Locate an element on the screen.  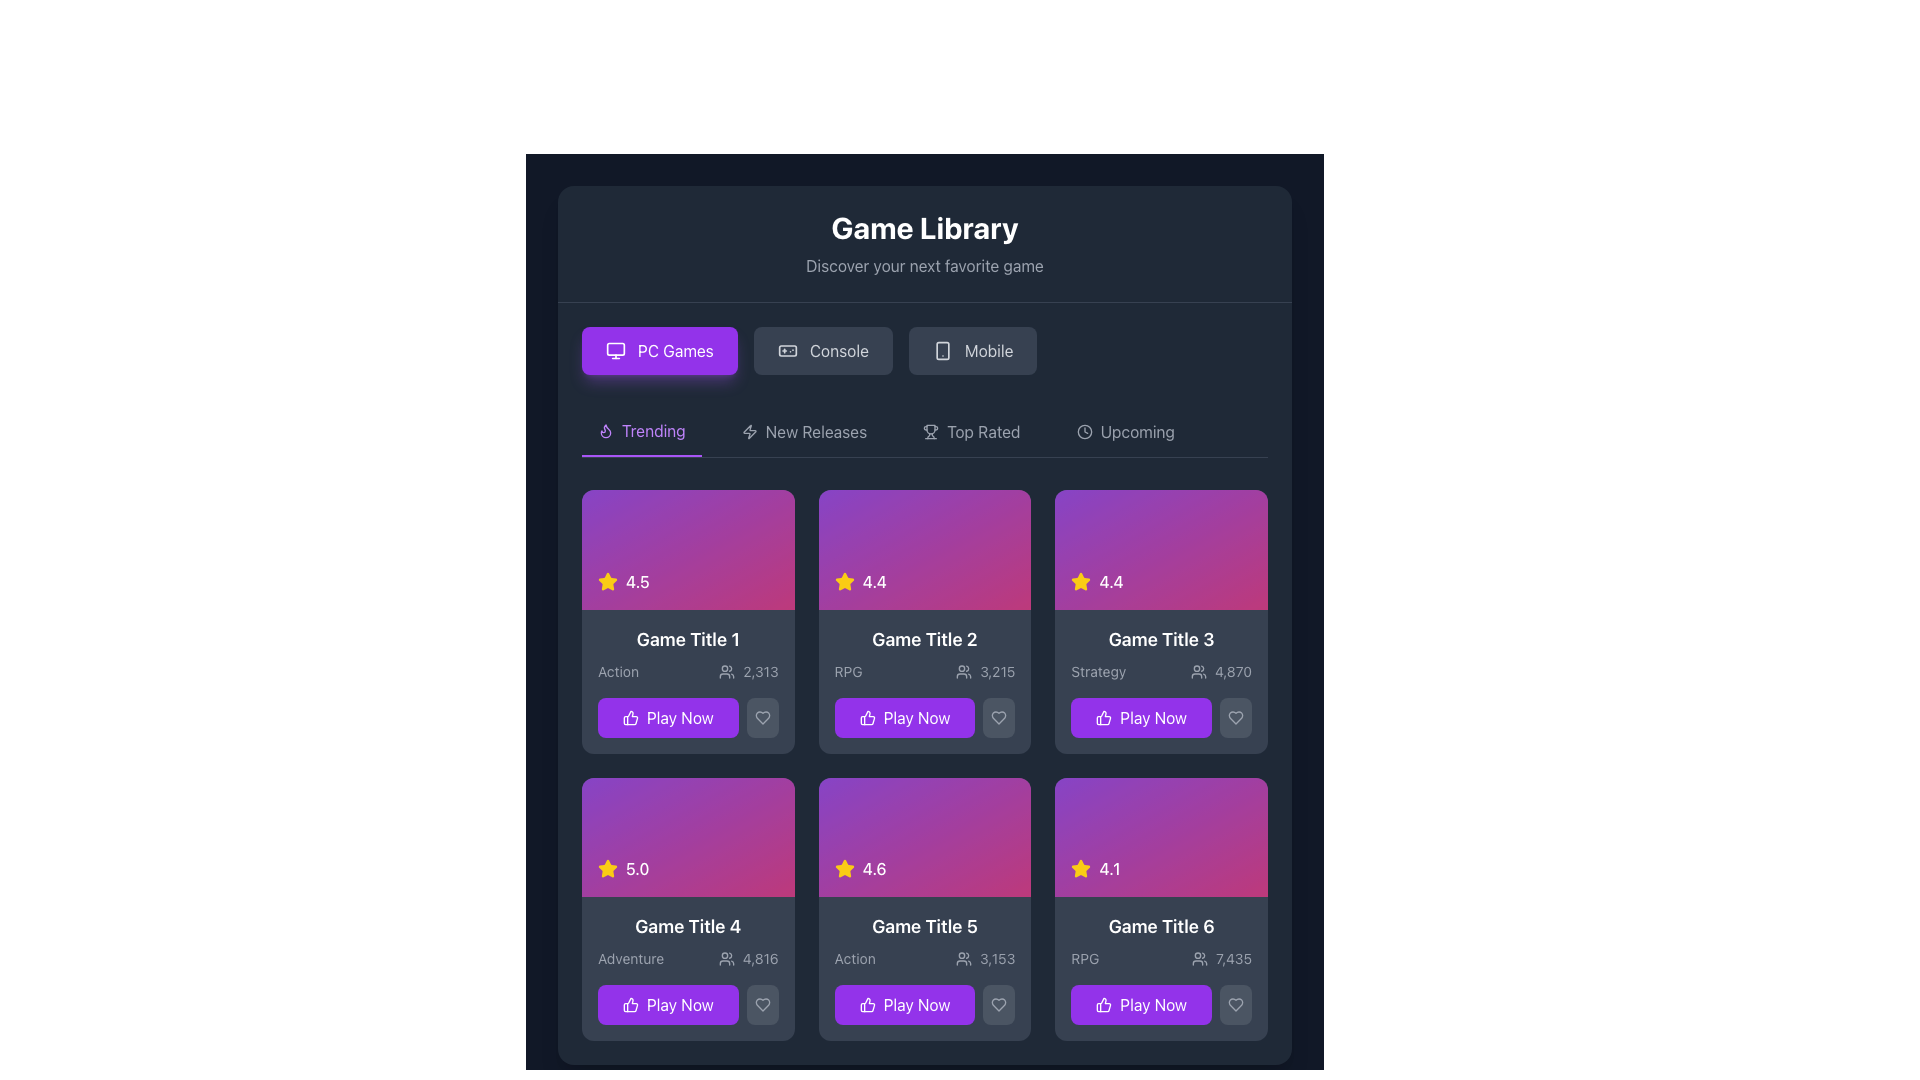
the button located in the second column of the first row of the game card grid is located at coordinates (903, 716).